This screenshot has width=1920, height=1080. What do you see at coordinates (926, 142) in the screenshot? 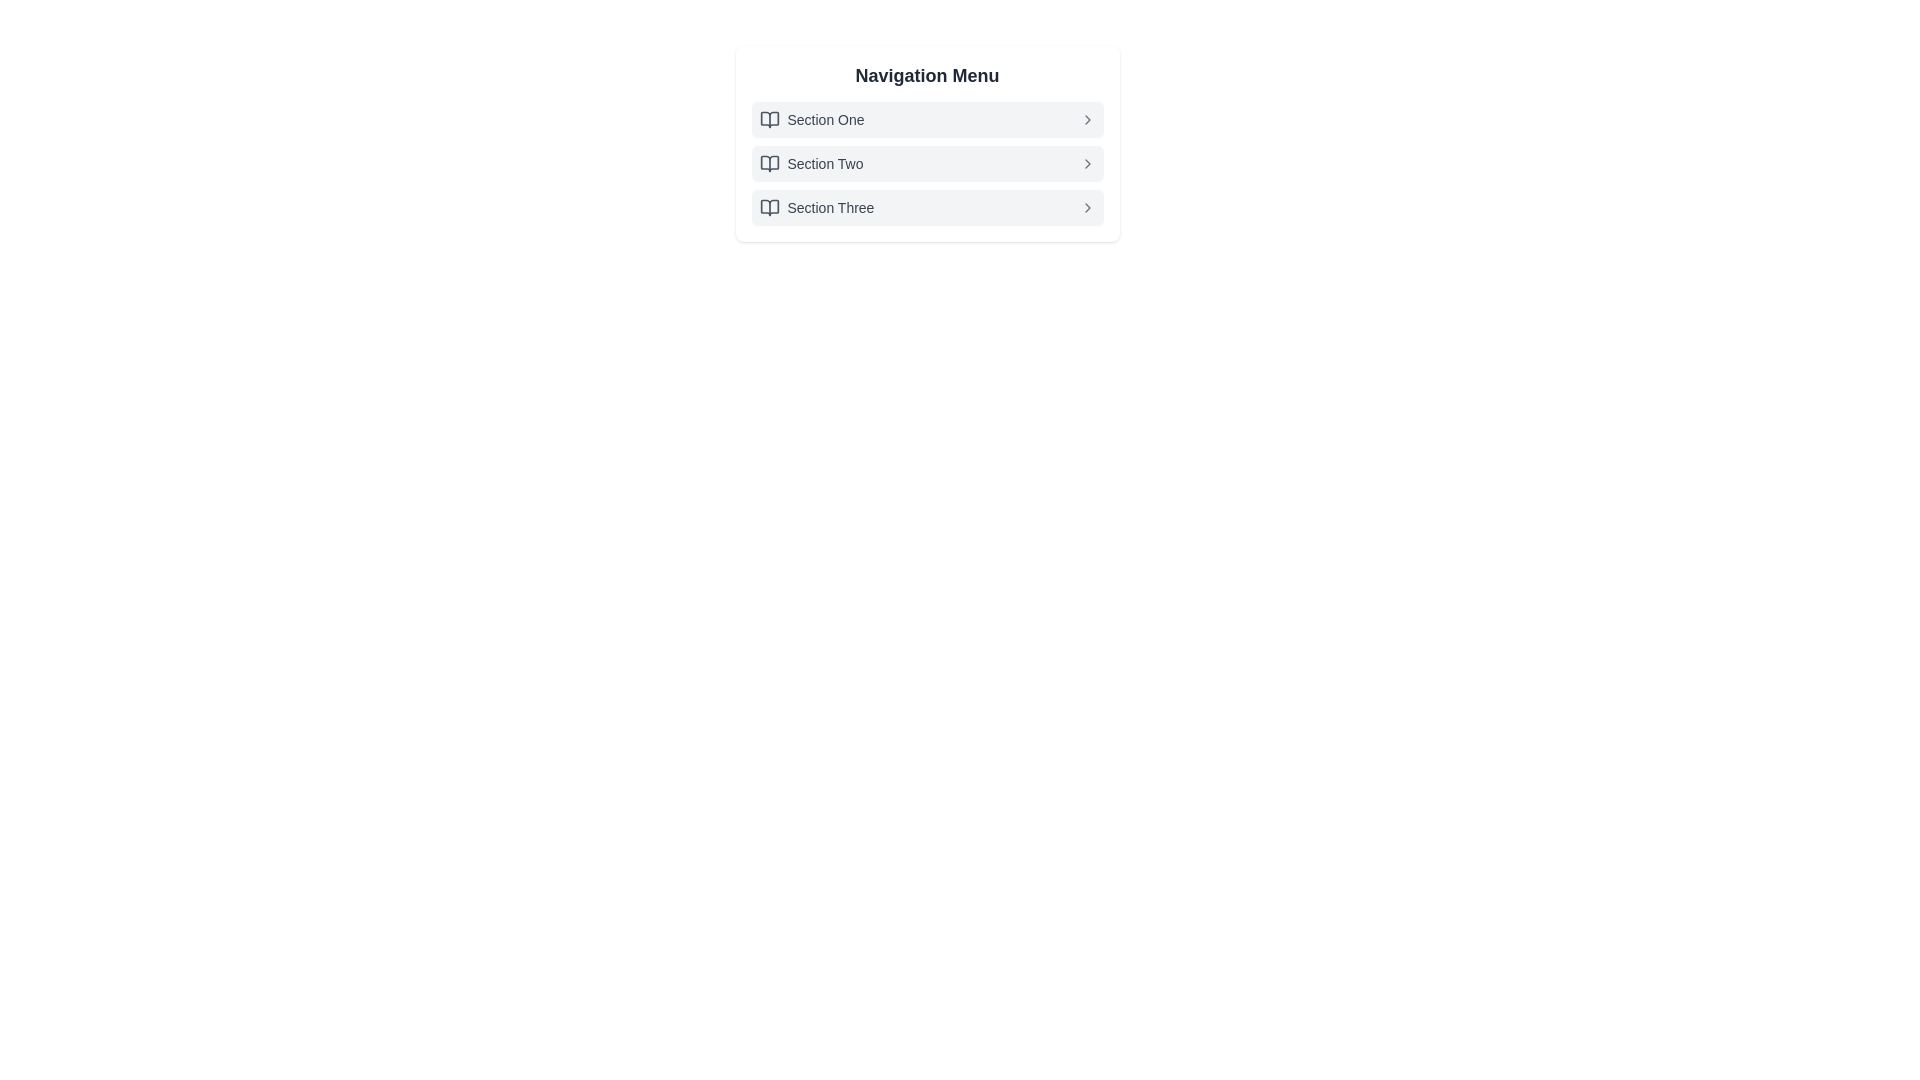
I see `the second entry in the Navigation Menu` at bounding box center [926, 142].